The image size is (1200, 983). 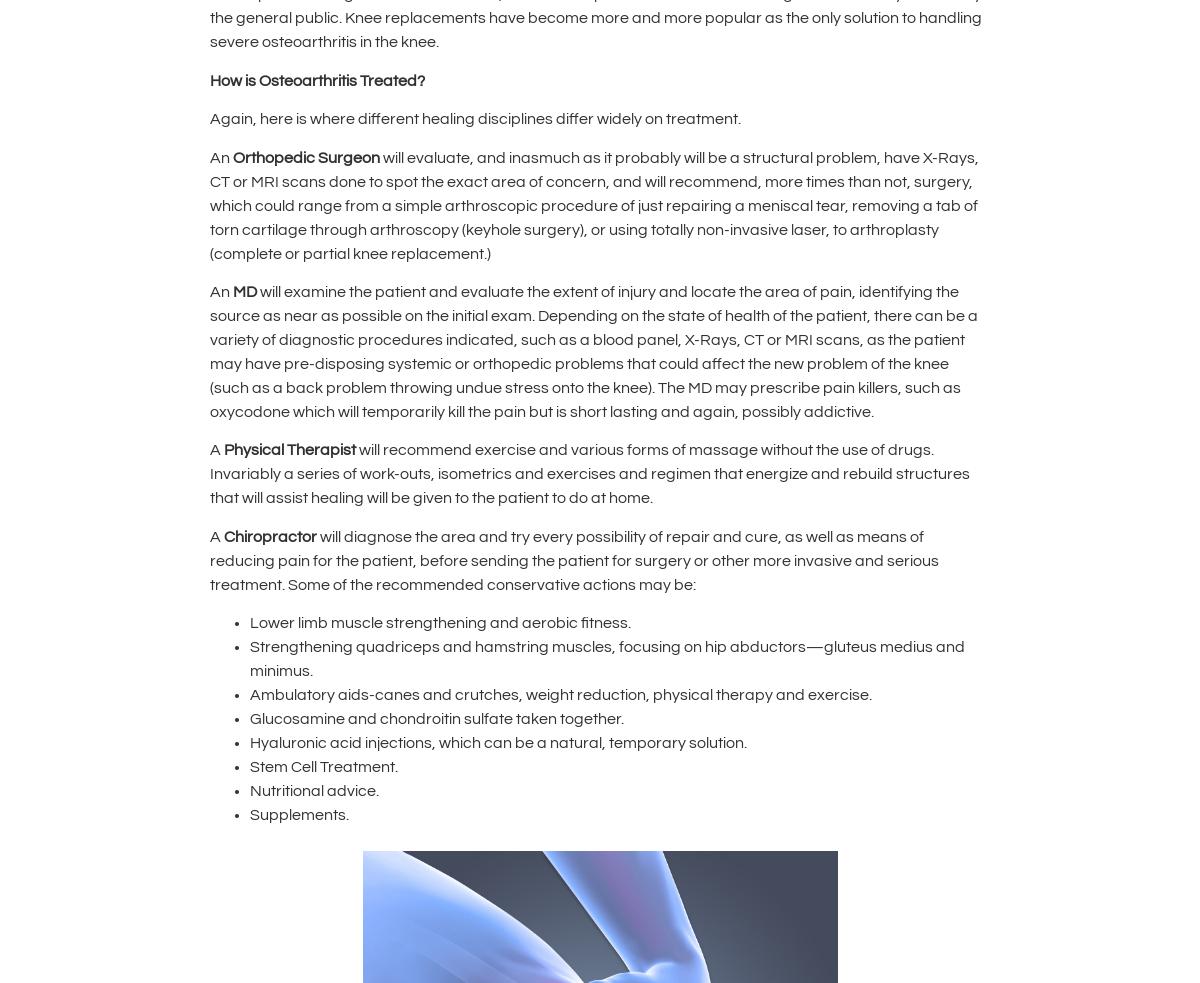 I want to click on 'Nutritional advice.', so click(x=315, y=790).